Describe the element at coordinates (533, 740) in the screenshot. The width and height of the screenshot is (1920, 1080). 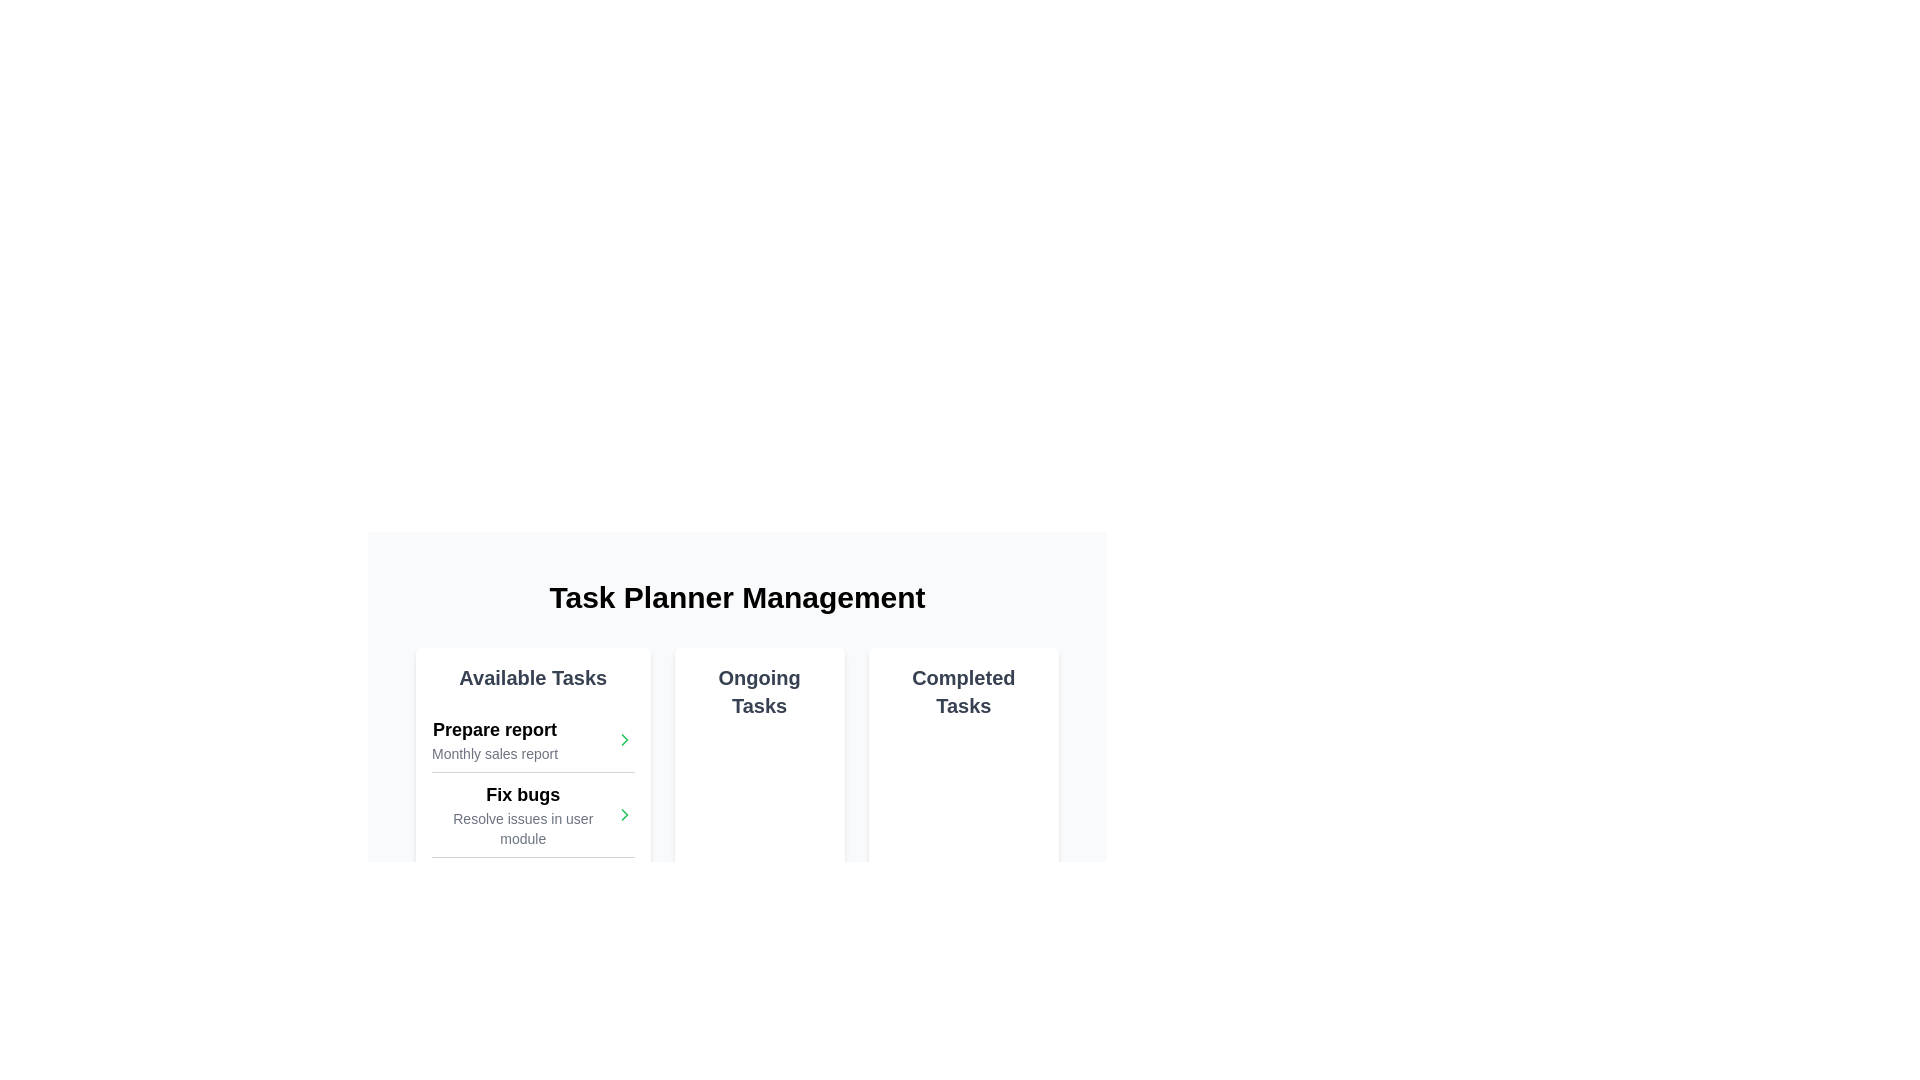
I see `the first task item in the 'Available Tasks' section` at that location.